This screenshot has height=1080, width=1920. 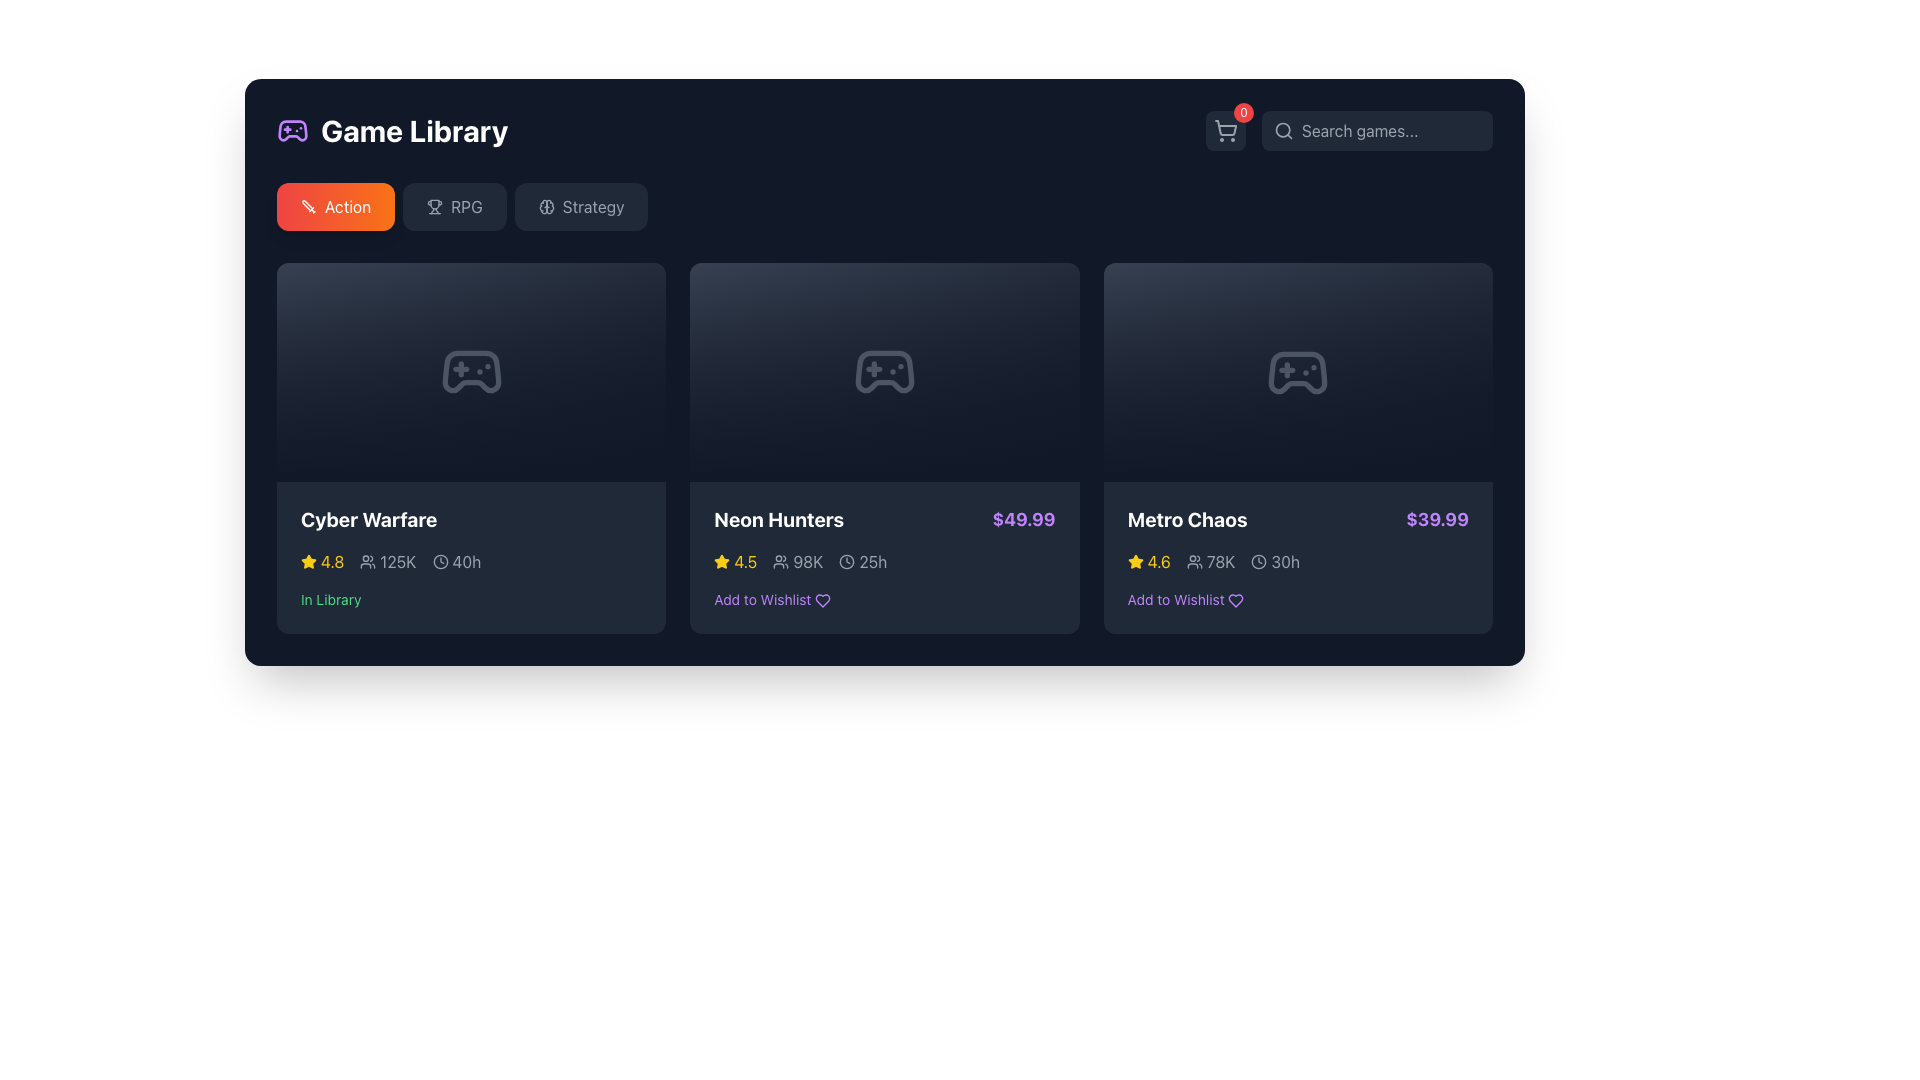 What do you see at coordinates (1298, 372) in the screenshot?
I see `the game controller icon, which is a monochrome graphic representation located at the center of the card for the game titled 'Metro Chaos' in the Game Library section` at bounding box center [1298, 372].